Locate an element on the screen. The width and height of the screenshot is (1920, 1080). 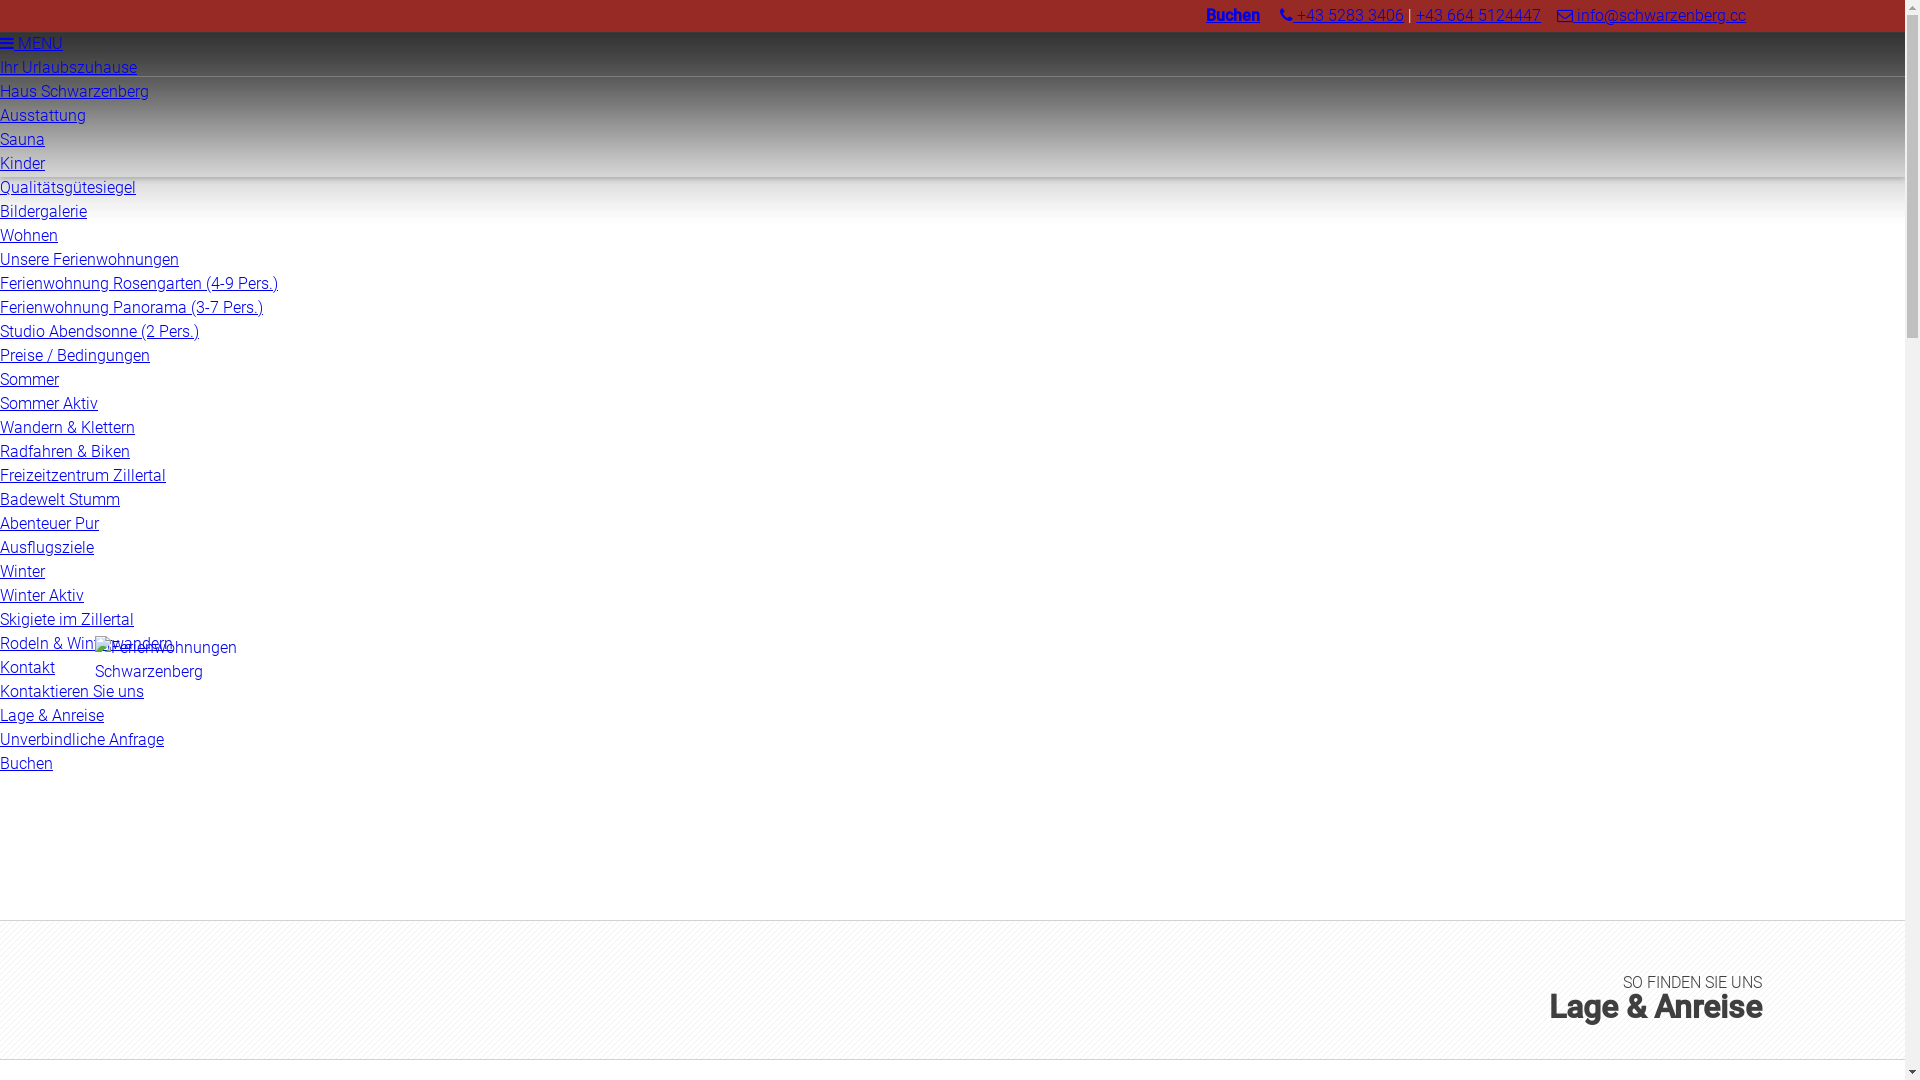
'MENU' is located at coordinates (0, 43).